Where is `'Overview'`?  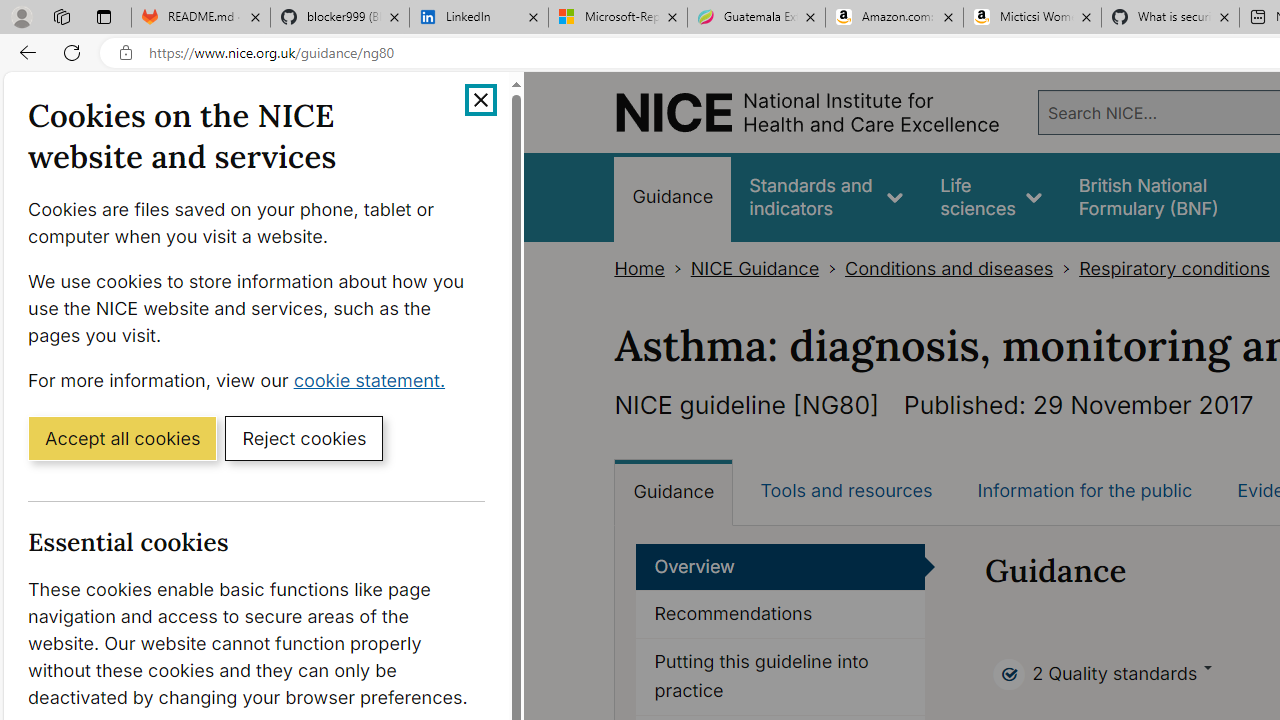
'Overview' is located at coordinates (779, 567).